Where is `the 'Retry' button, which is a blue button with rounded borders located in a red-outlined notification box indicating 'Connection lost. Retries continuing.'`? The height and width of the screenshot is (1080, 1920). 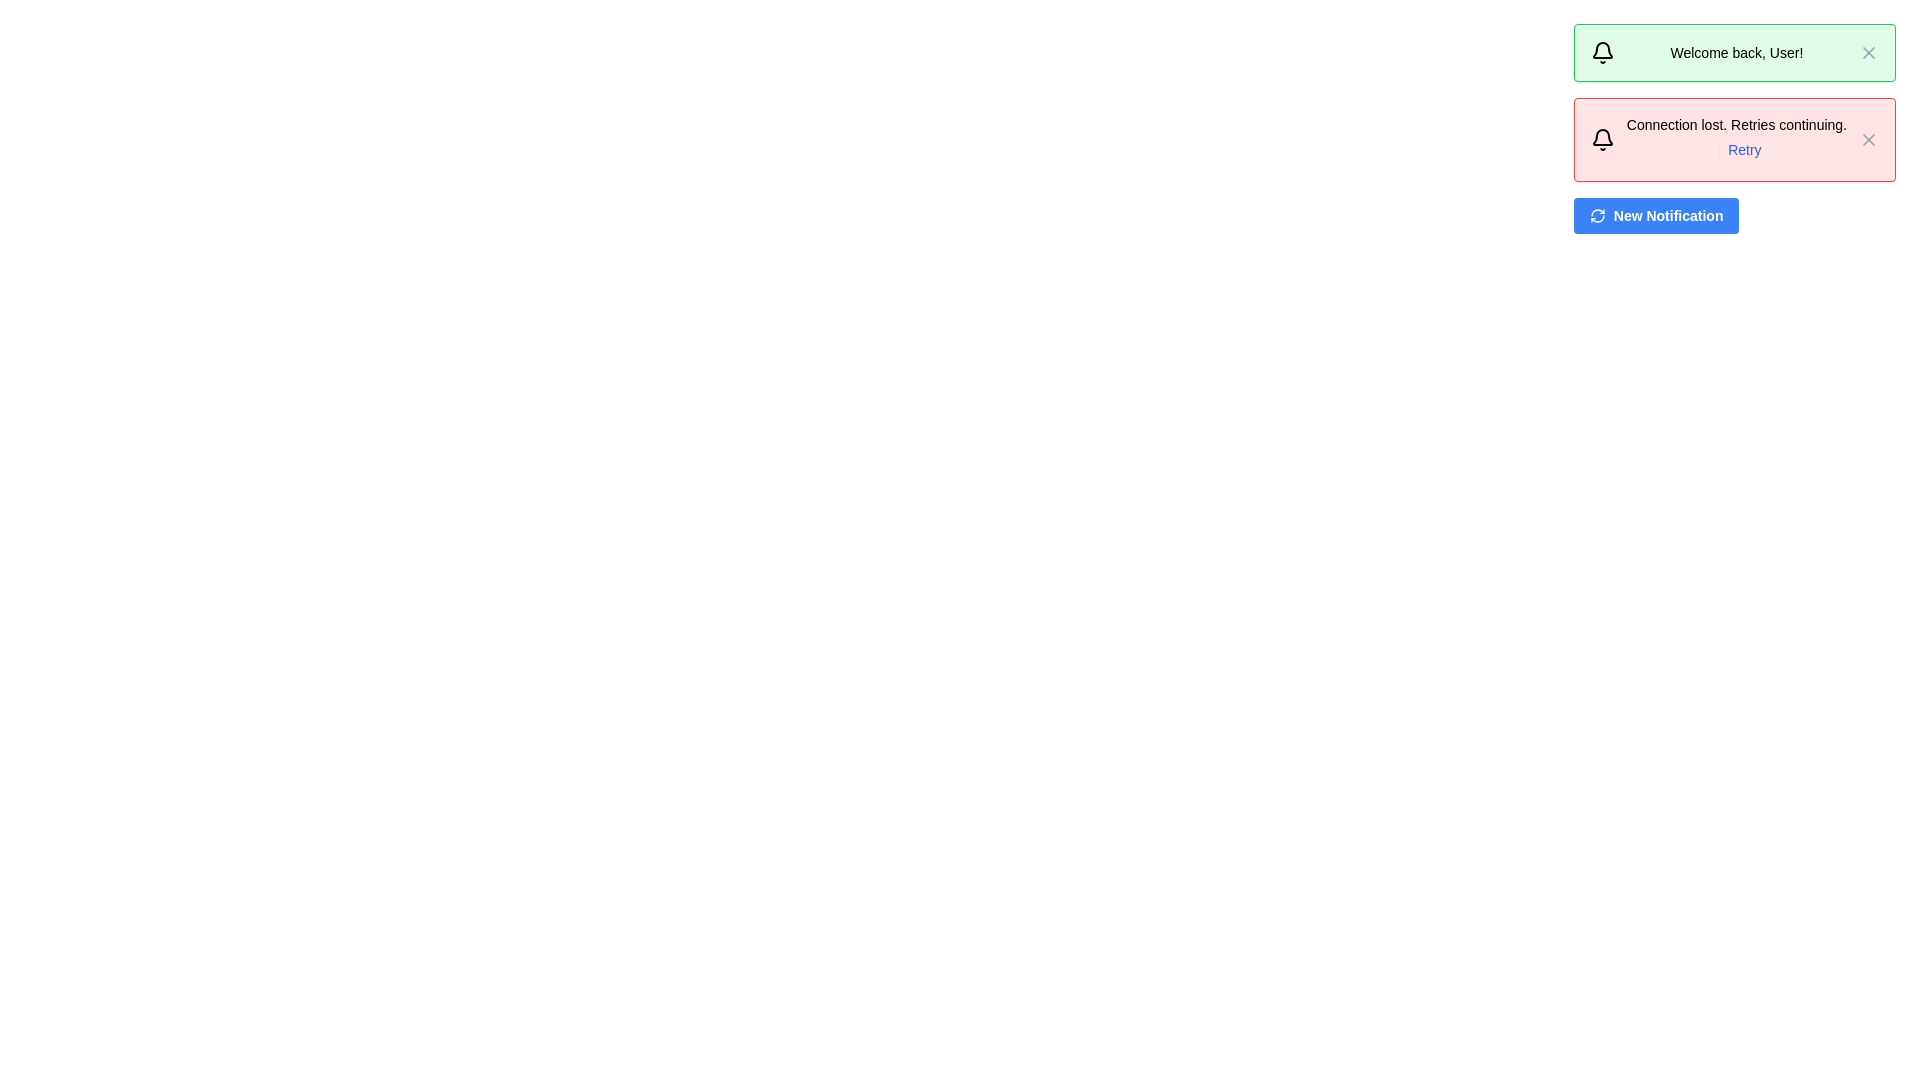 the 'Retry' button, which is a blue button with rounded borders located in a red-outlined notification box indicating 'Connection lost. Retries continuing.' is located at coordinates (1735, 149).